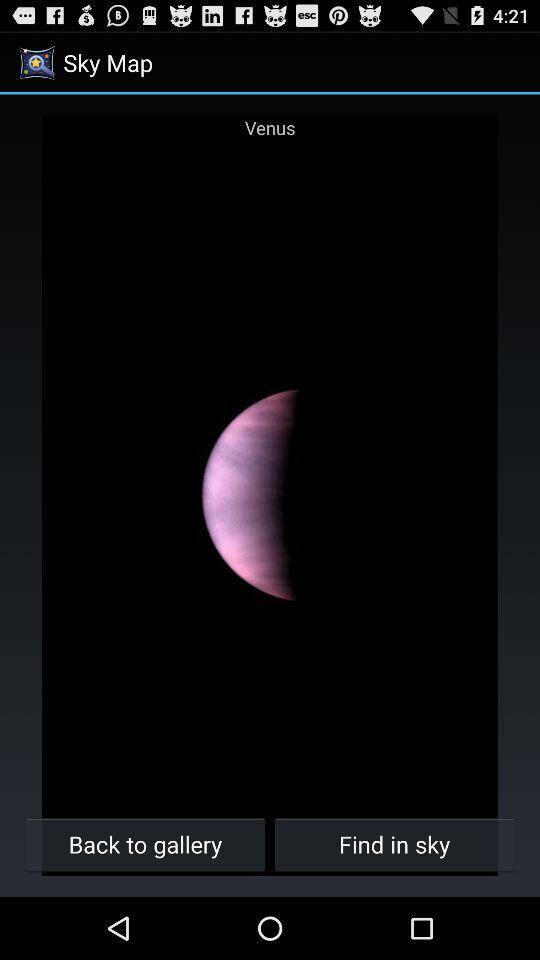  Describe the element at coordinates (144, 843) in the screenshot. I see `the back to gallery item` at that location.